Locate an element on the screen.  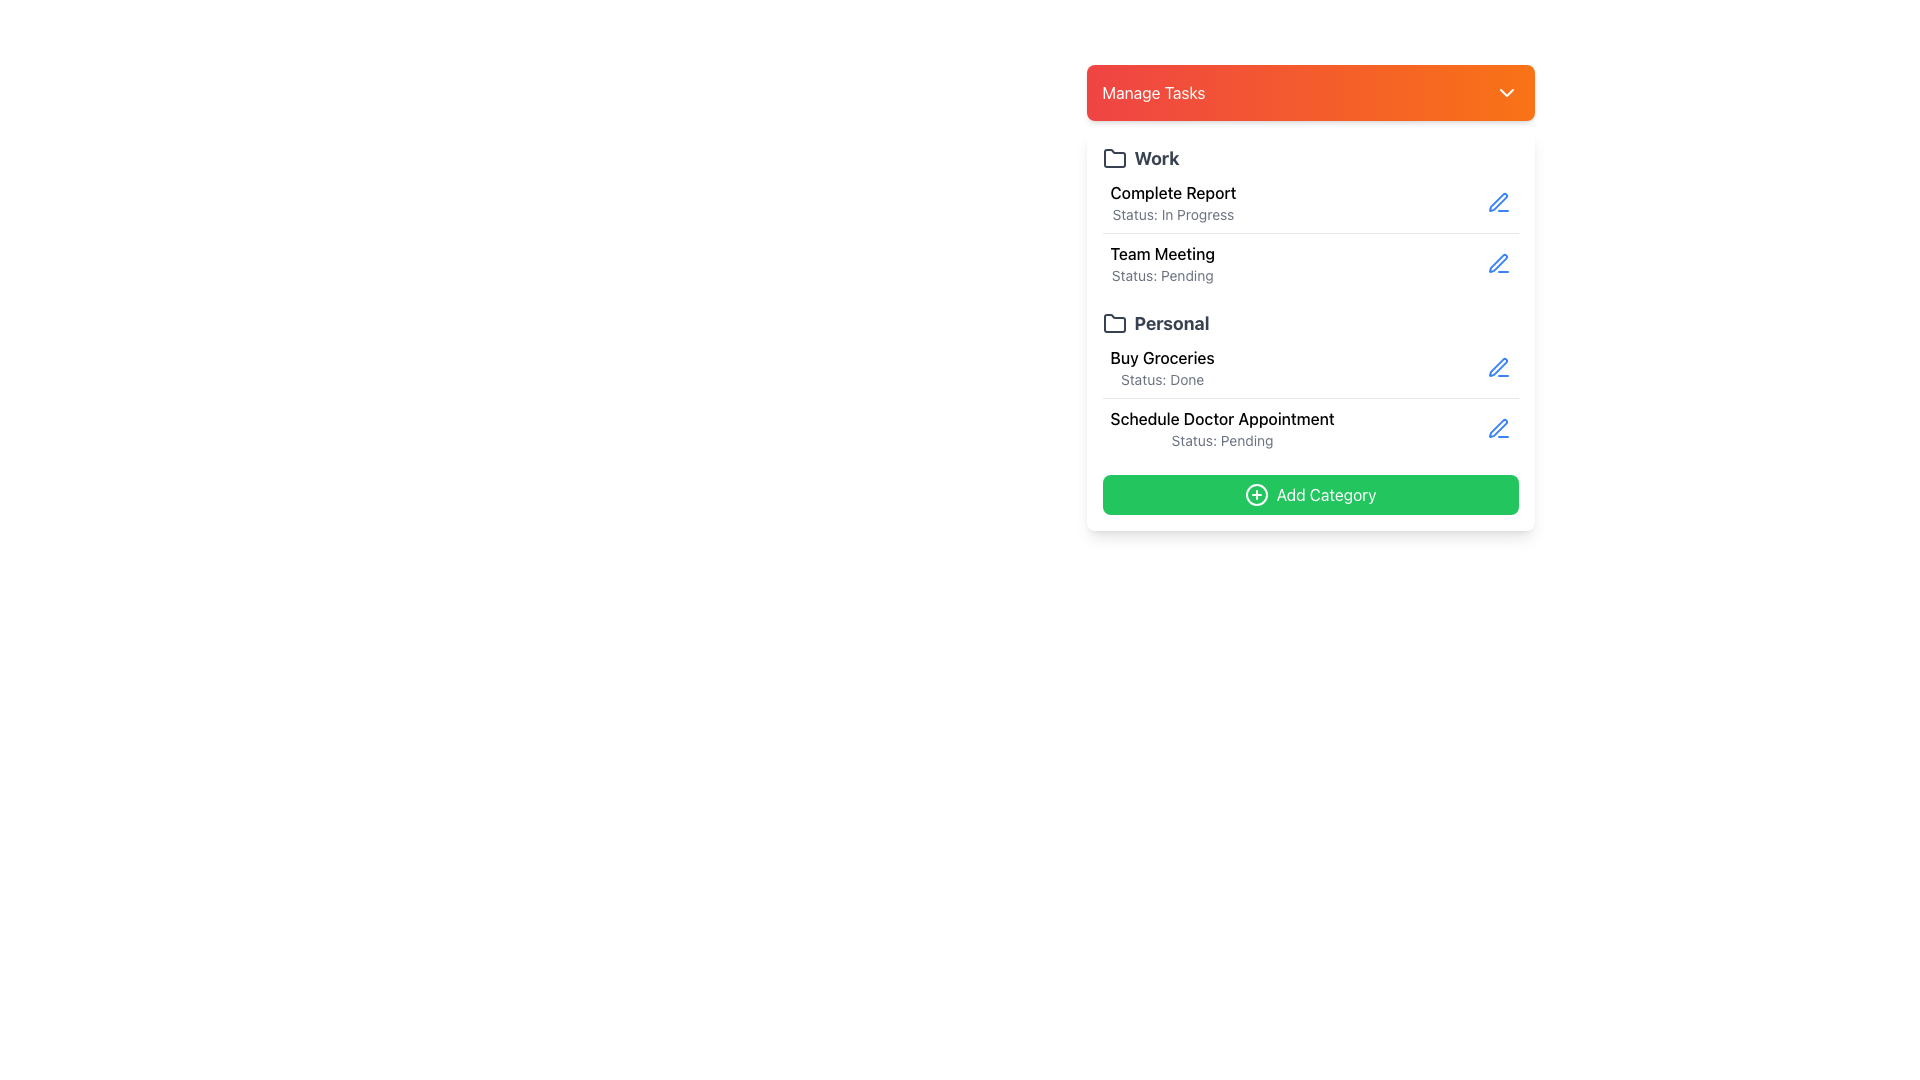
the central circle of the plus icon within the green 'Add Category' button located at the bottom of the task manager card is located at coordinates (1255, 494).